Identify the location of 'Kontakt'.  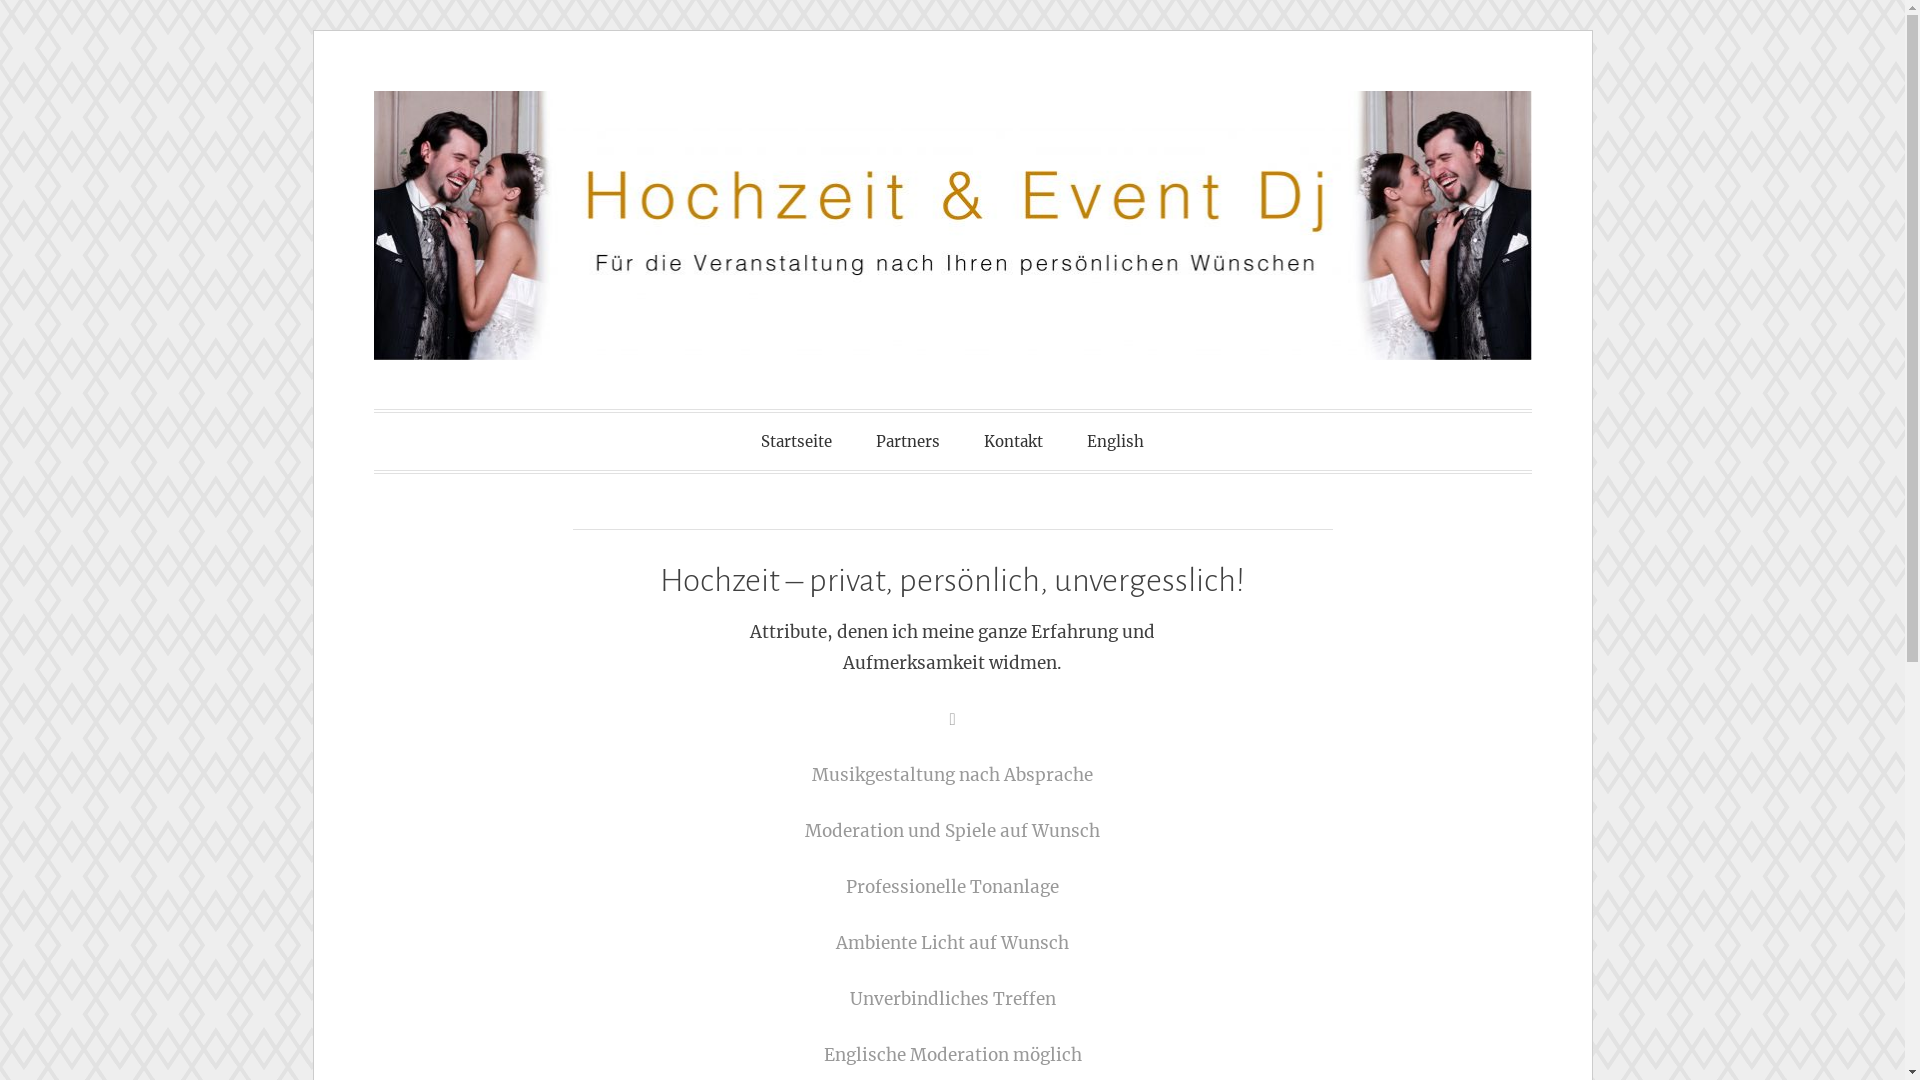
(1013, 440).